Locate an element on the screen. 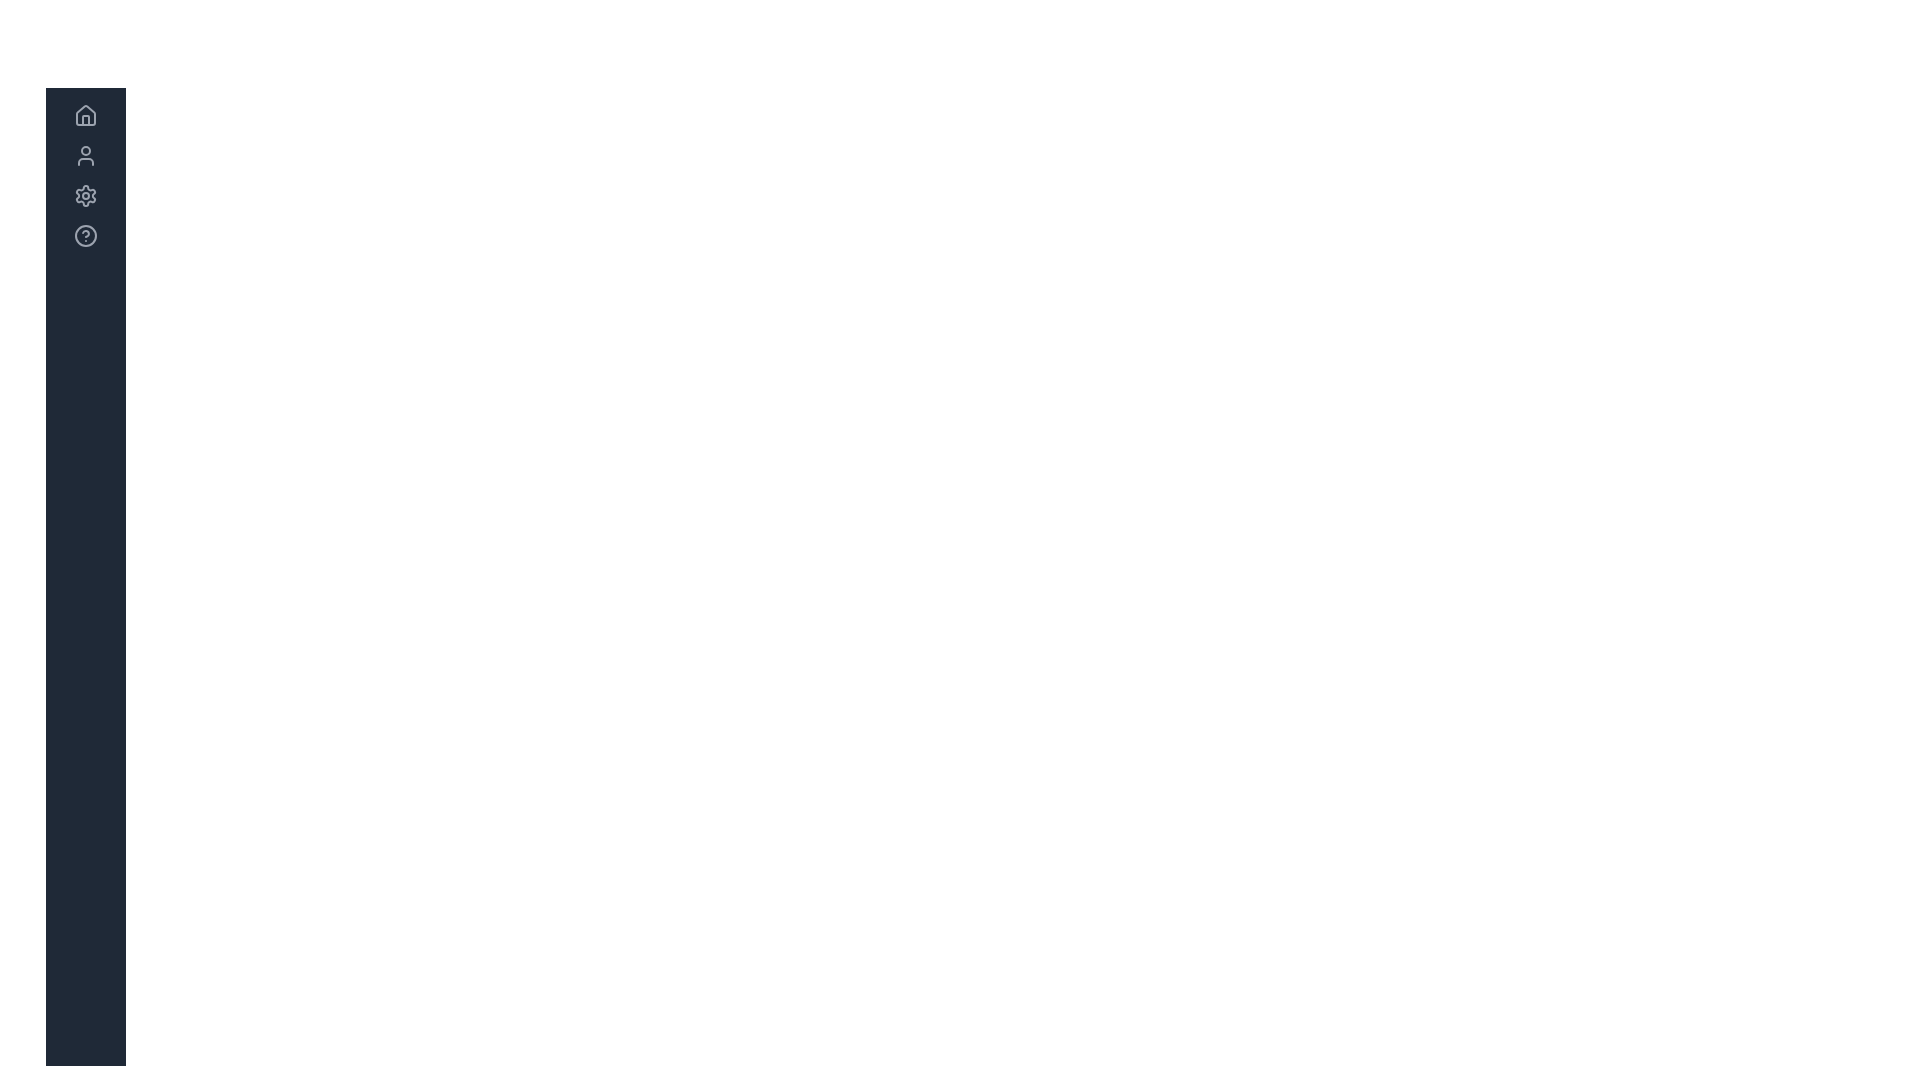 This screenshot has height=1080, width=1920. the house icon located at the top of the vertical navigation bar on the far left side of the interface is located at coordinates (85, 115).